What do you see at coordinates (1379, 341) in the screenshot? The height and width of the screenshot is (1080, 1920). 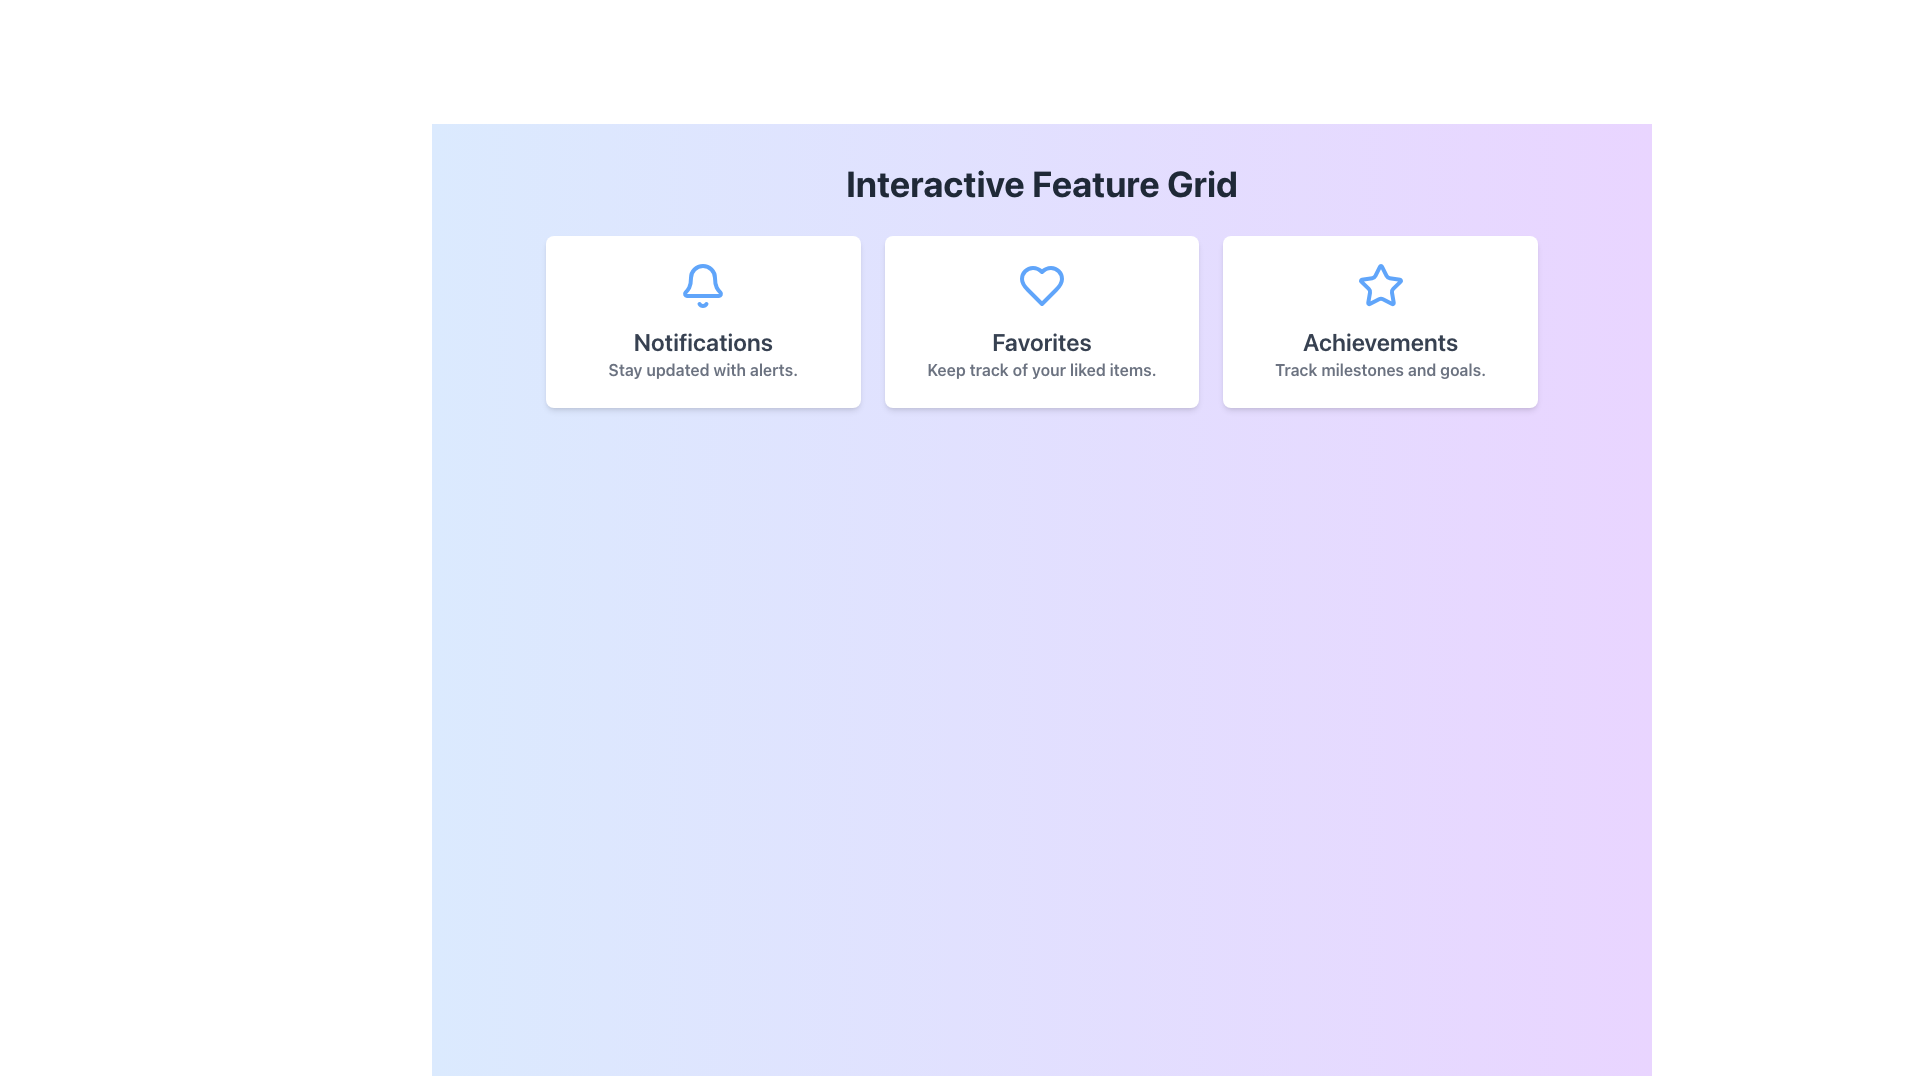 I see `the text label displaying 'Achievements', which is bold, large, and gray, prominently styled as a heading in its section` at bounding box center [1379, 341].